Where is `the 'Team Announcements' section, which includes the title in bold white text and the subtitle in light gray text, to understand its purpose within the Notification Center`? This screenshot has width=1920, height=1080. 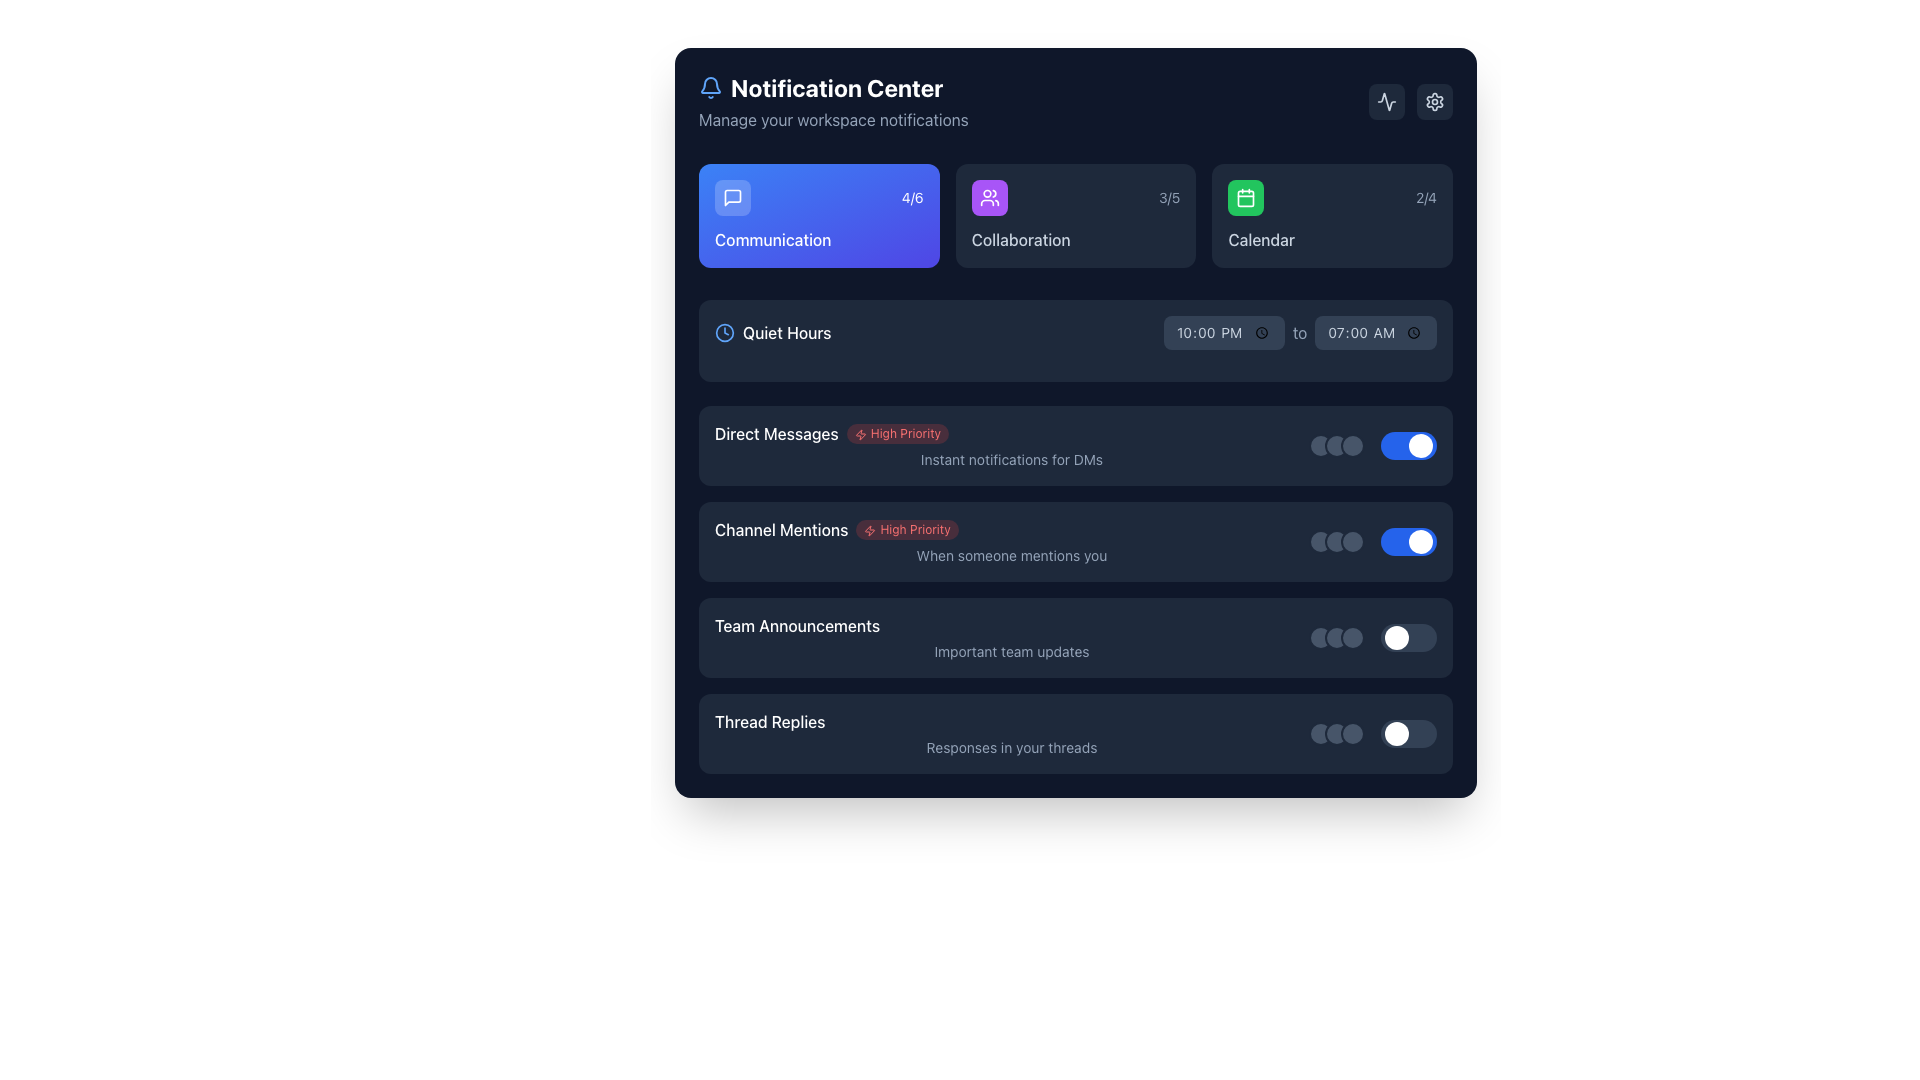
the 'Team Announcements' section, which includes the title in bold white text and the subtitle in light gray text, to understand its purpose within the Notification Center is located at coordinates (1074, 637).